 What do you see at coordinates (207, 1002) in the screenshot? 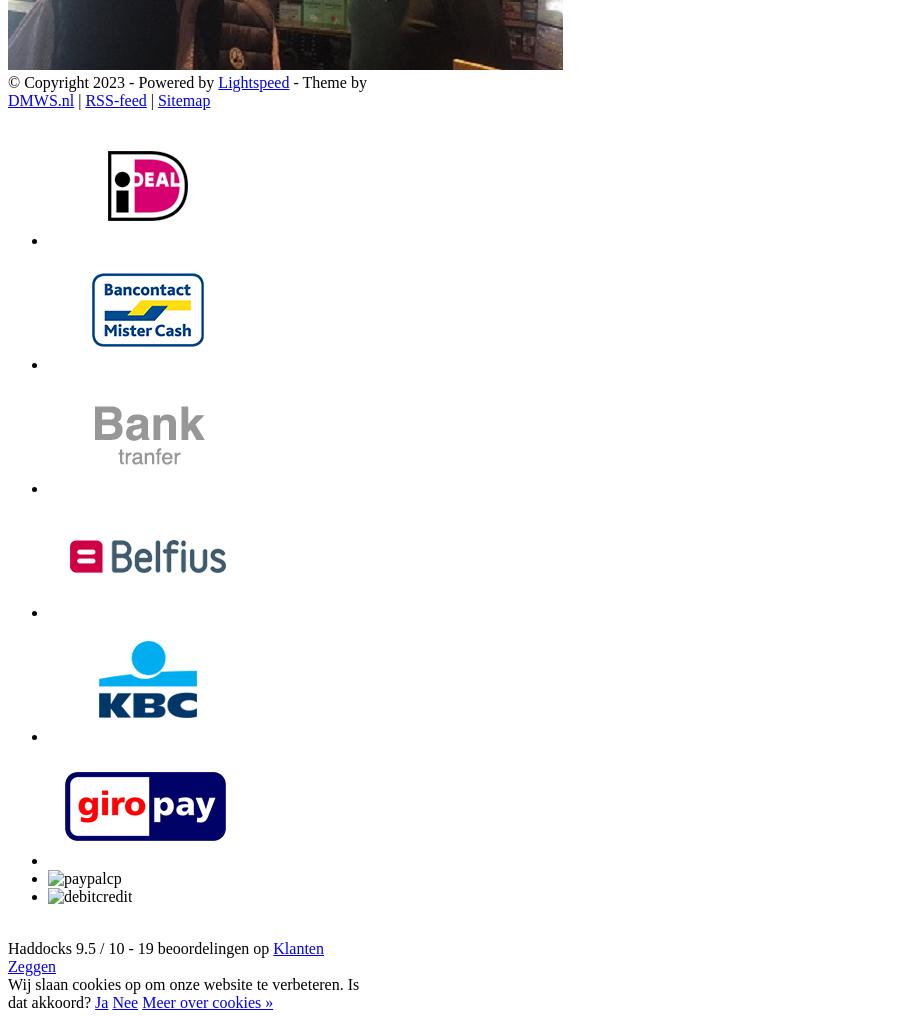
I see `'Meer over cookies »'` at bounding box center [207, 1002].